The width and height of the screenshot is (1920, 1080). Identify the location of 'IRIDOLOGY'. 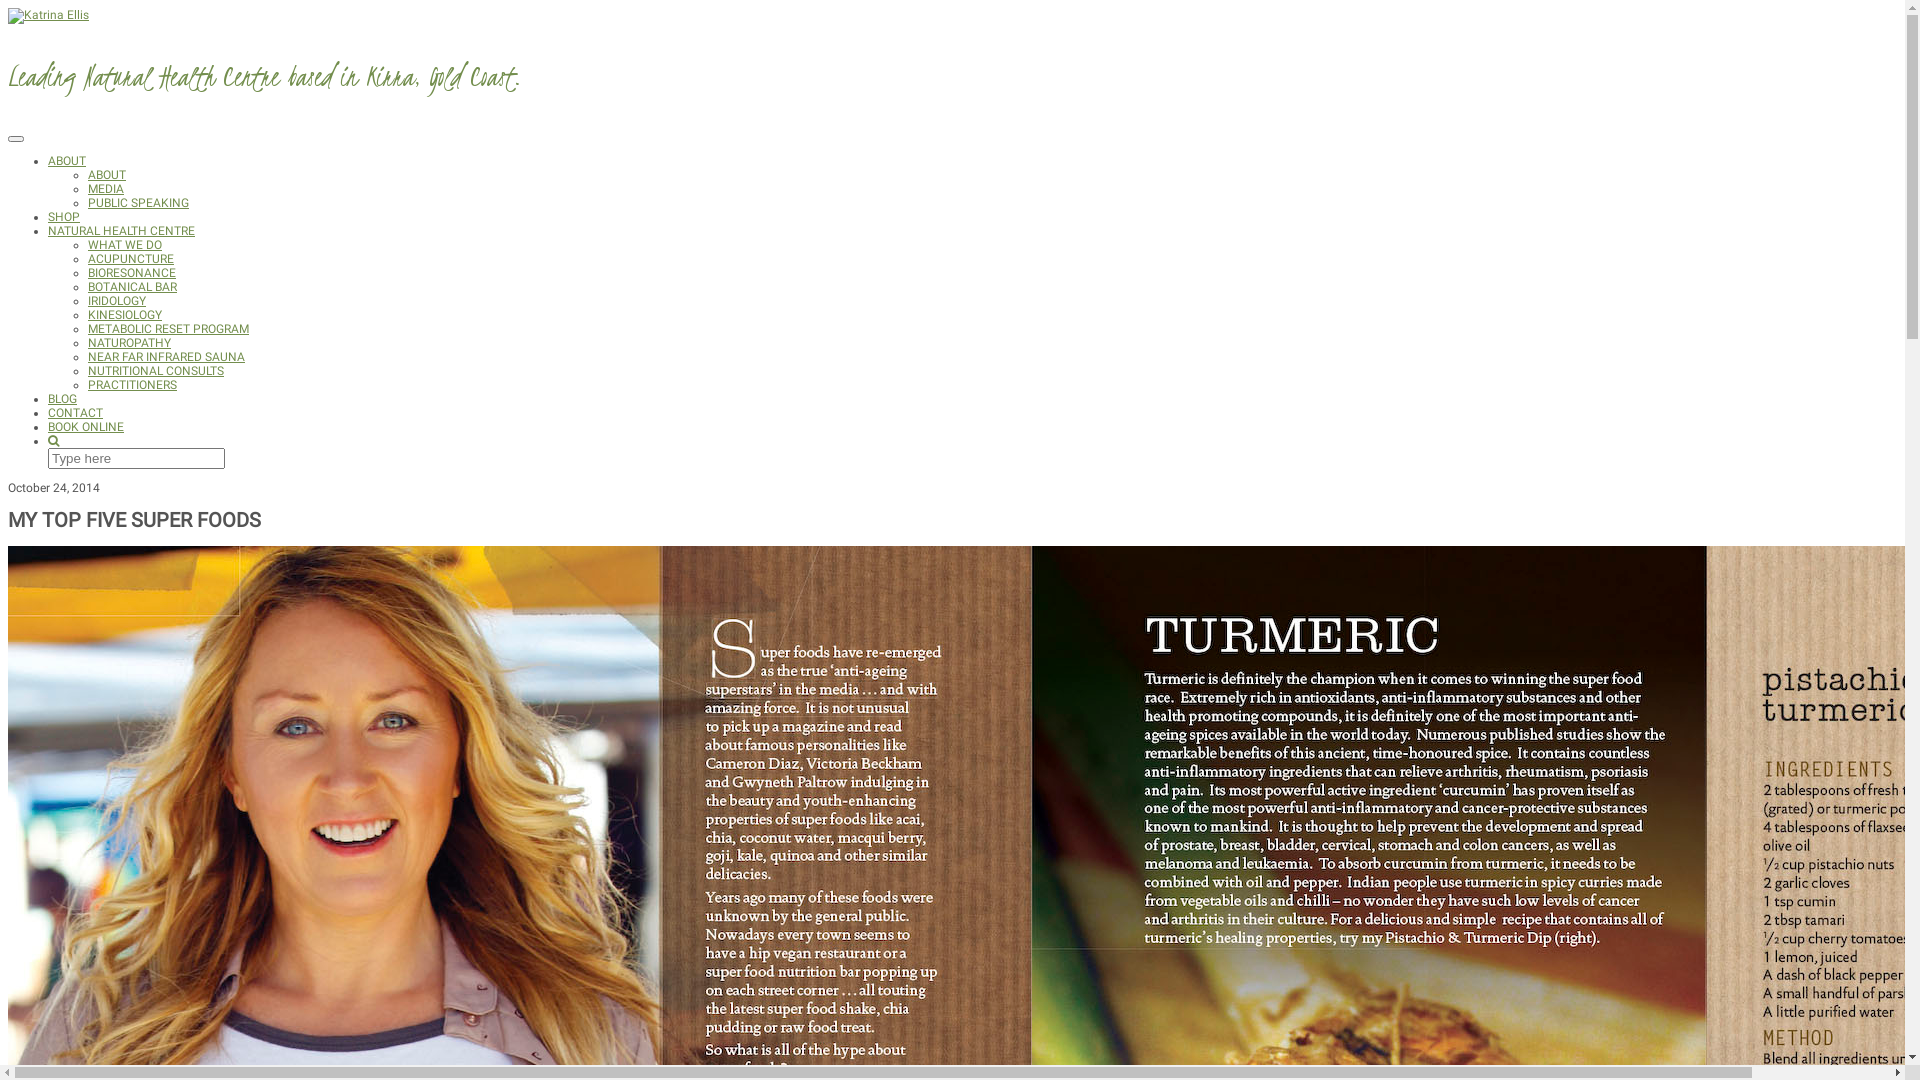
(86, 300).